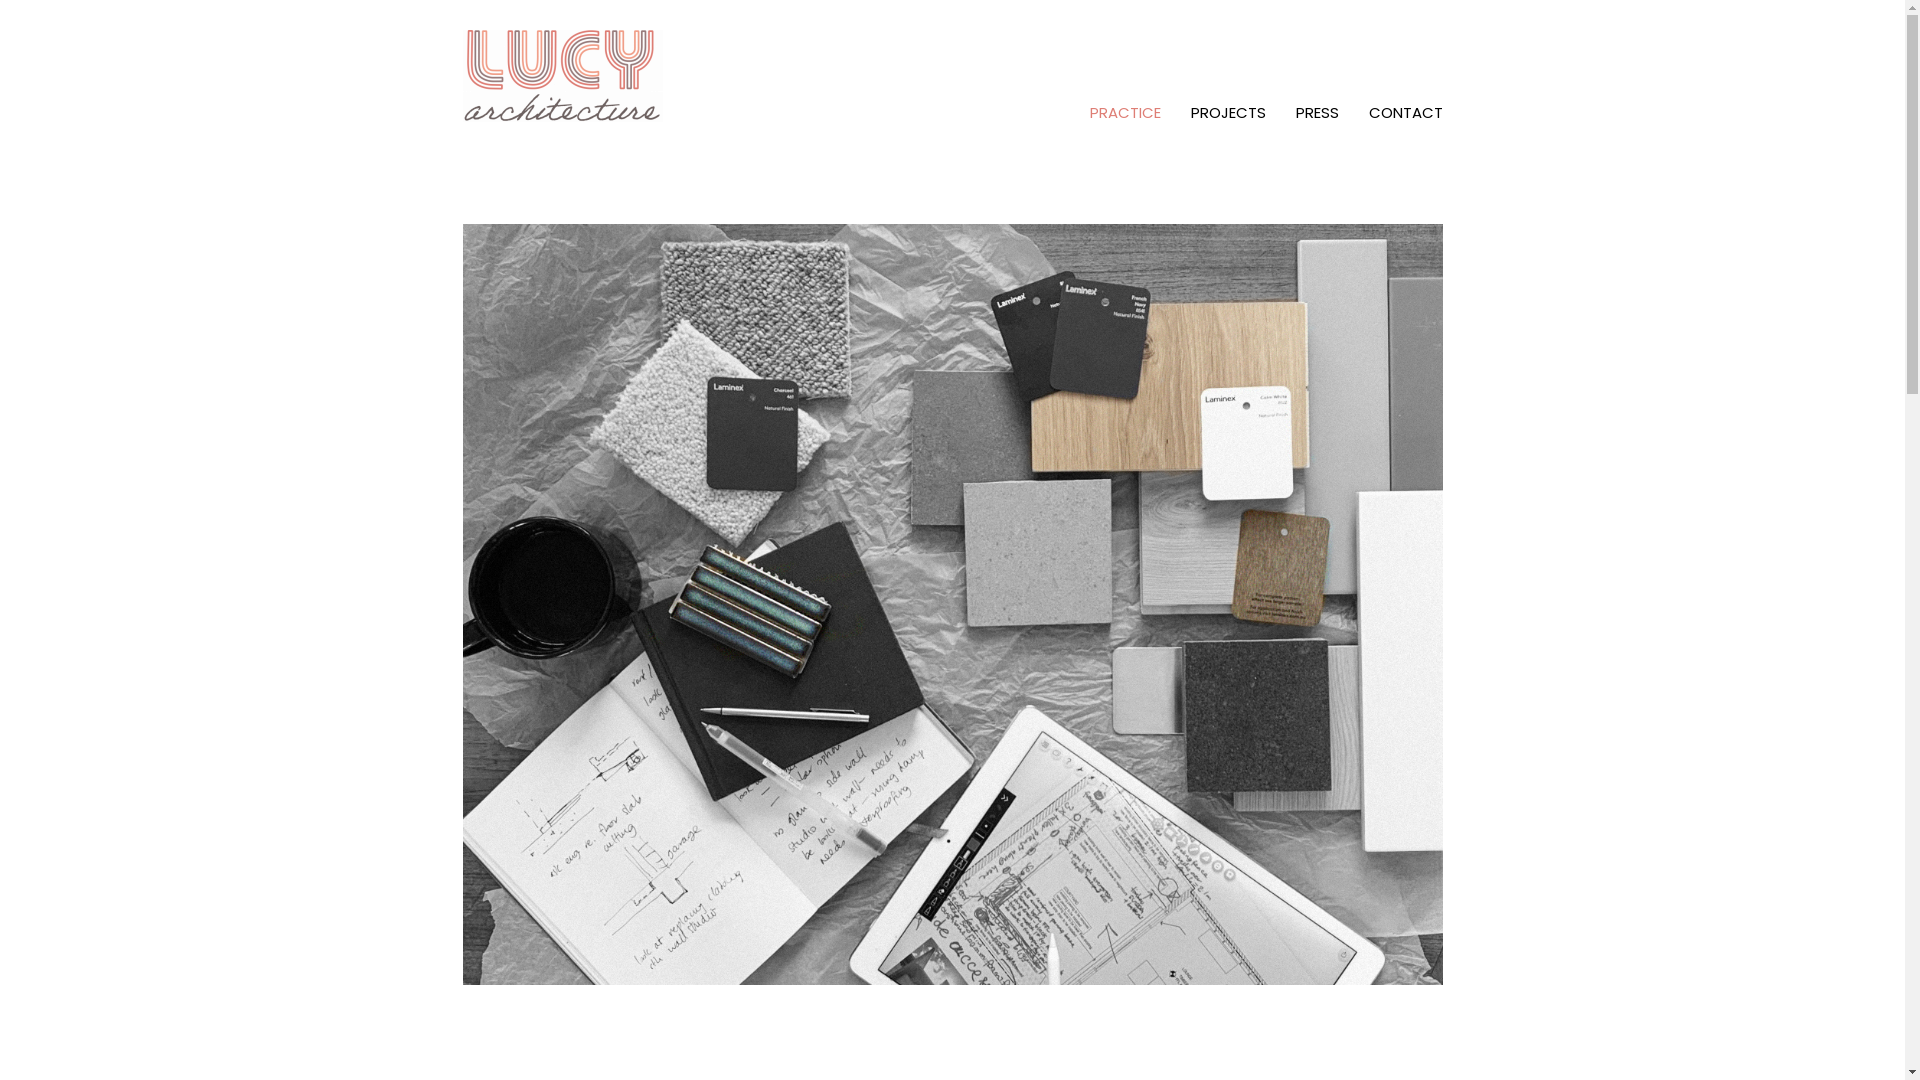  What do you see at coordinates (1405, 114) in the screenshot?
I see `'CONTACT'` at bounding box center [1405, 114].